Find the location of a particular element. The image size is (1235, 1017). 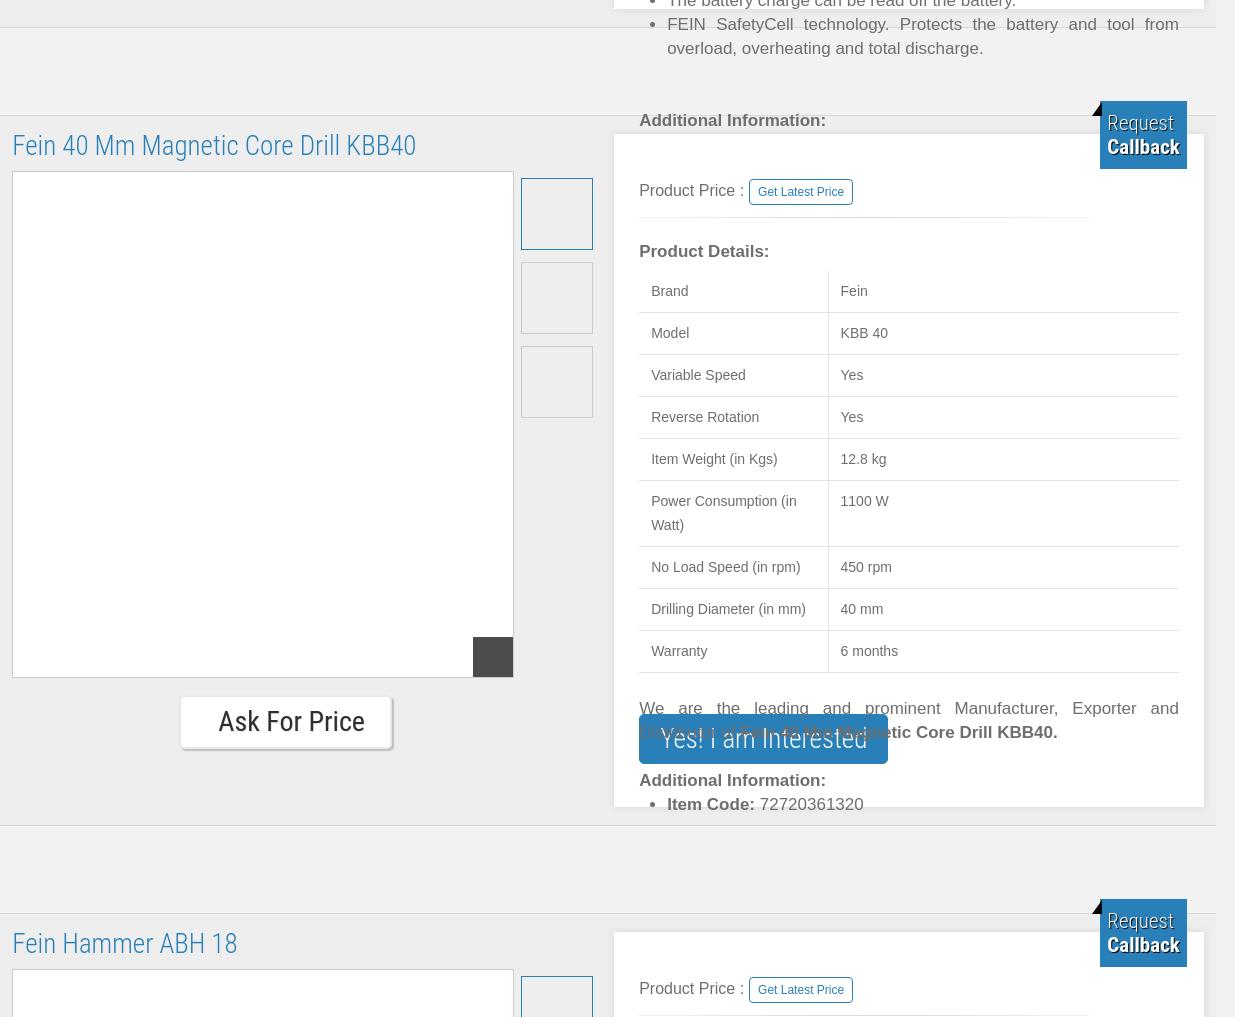

'Variable Speed' is located at coordinates (698, 373).